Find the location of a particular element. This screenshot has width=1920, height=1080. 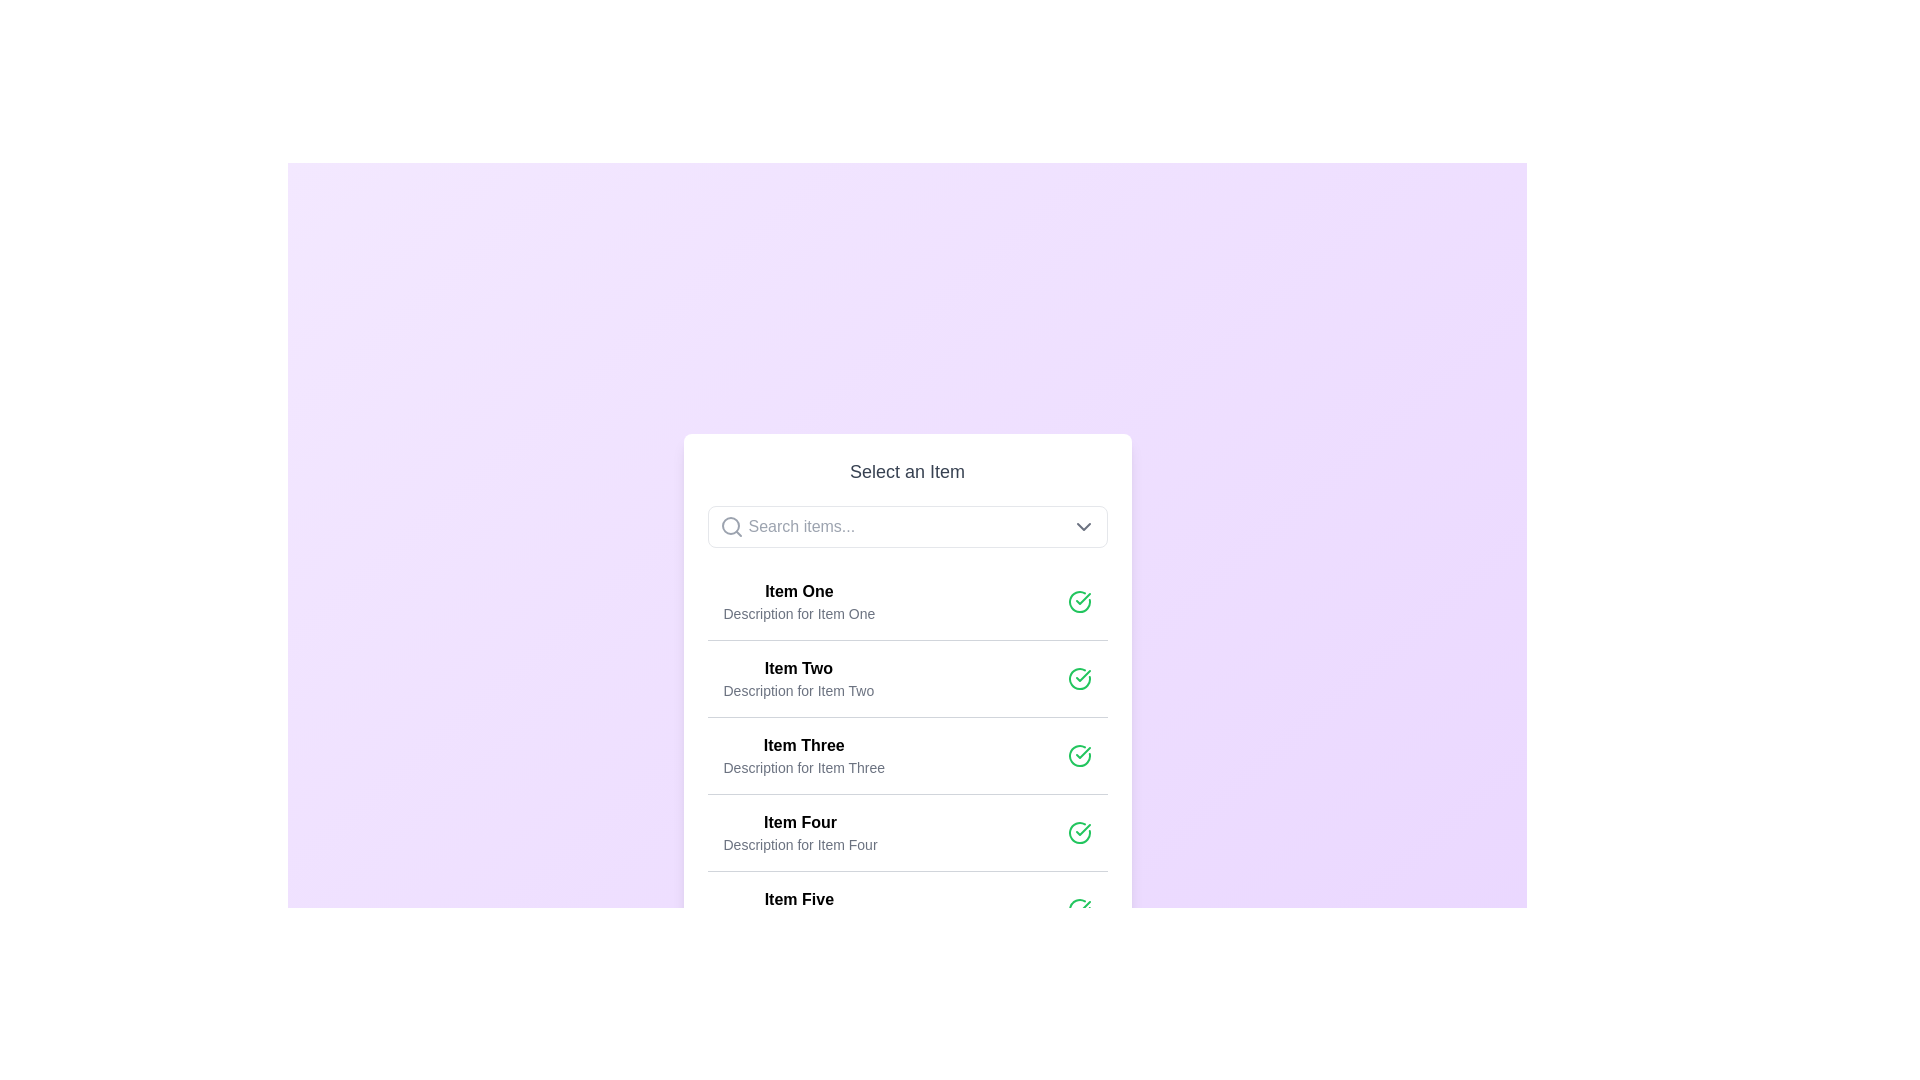

the fourth list item, which displays an item option with a title, description, and a checkmark, located under 'Select an Item' is located at coordinates (906, 832).